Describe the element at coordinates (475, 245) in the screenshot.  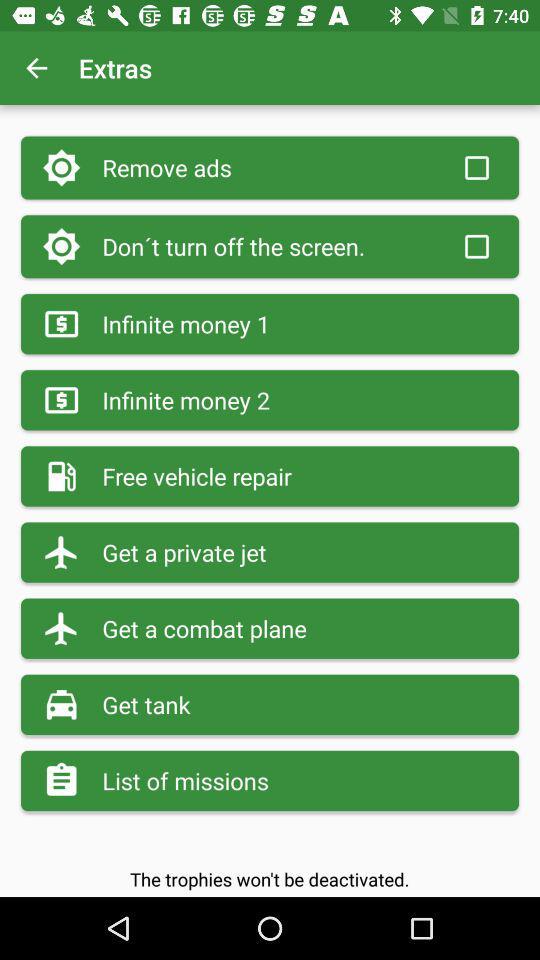
I see `selects do n't turn off the screen option` at that location.